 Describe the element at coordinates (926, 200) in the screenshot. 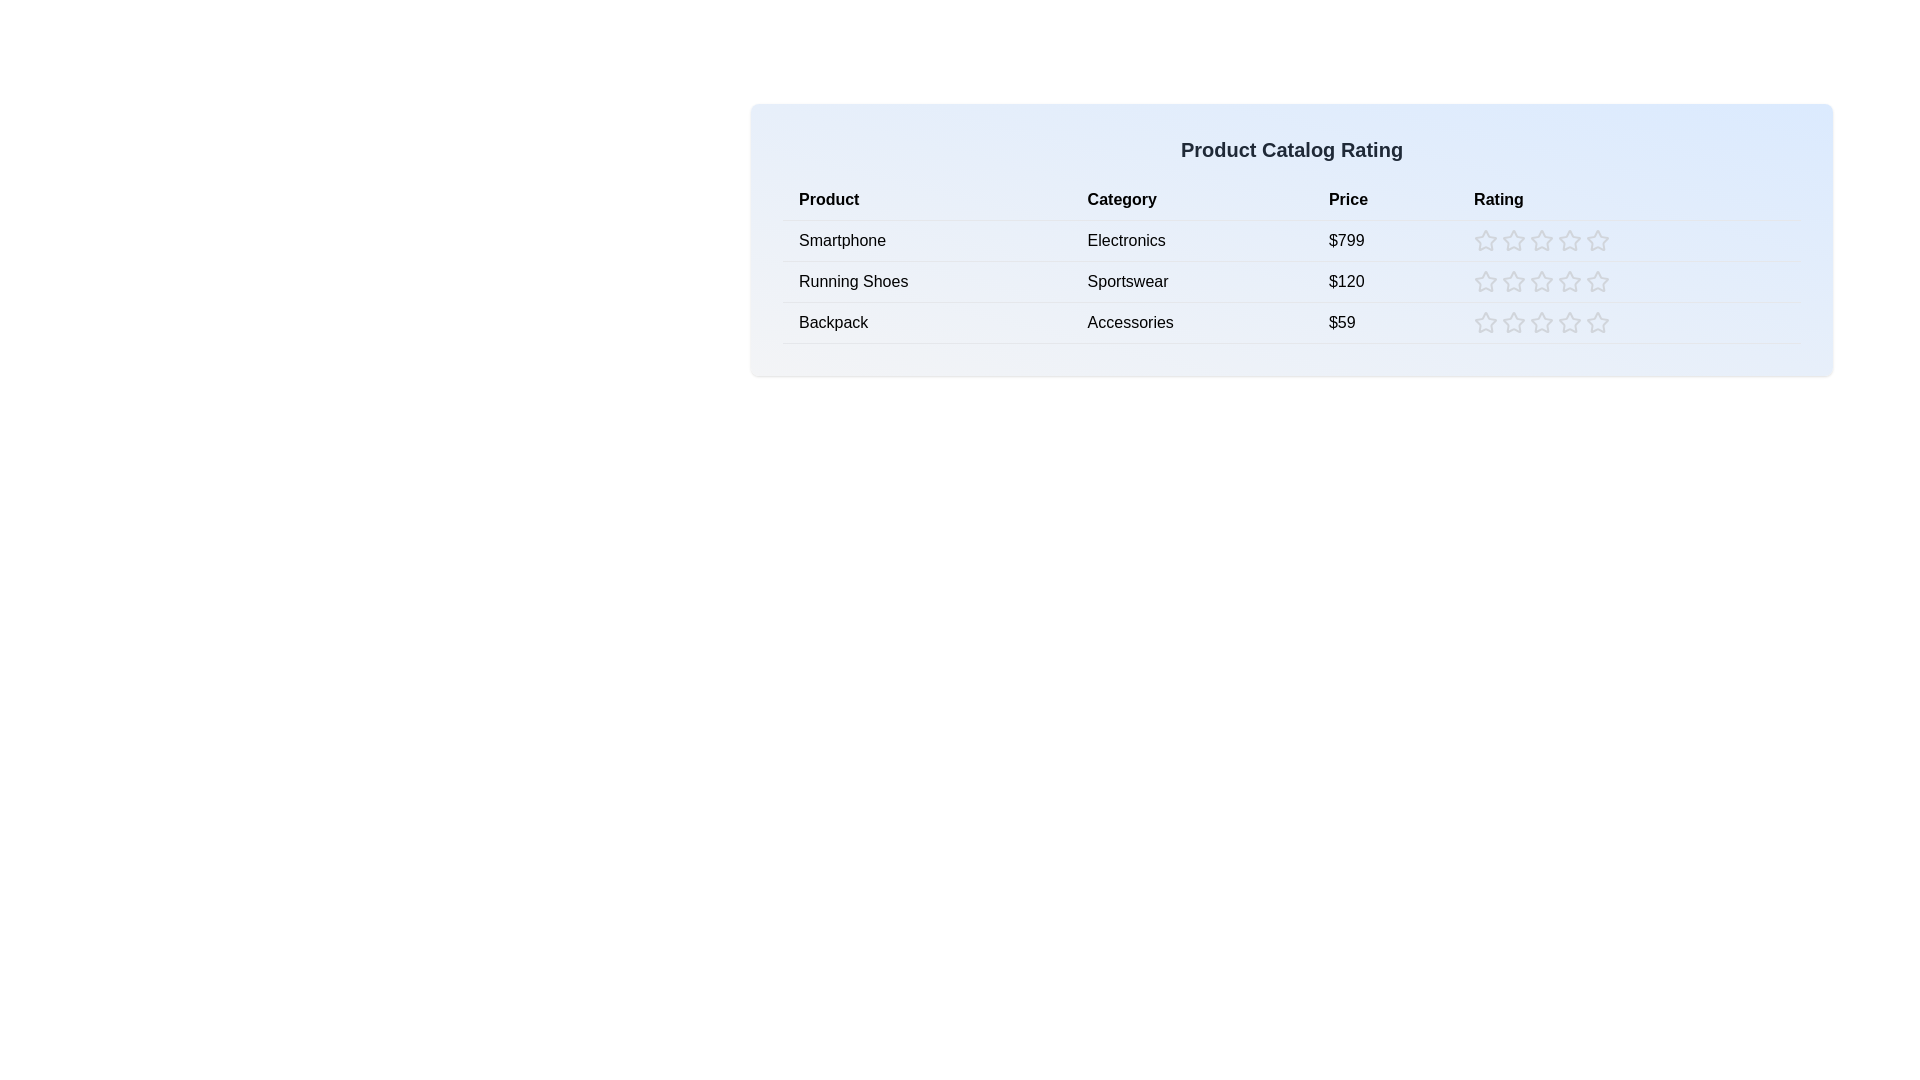

I see `the Product column header to sort the table by that column` at that location.